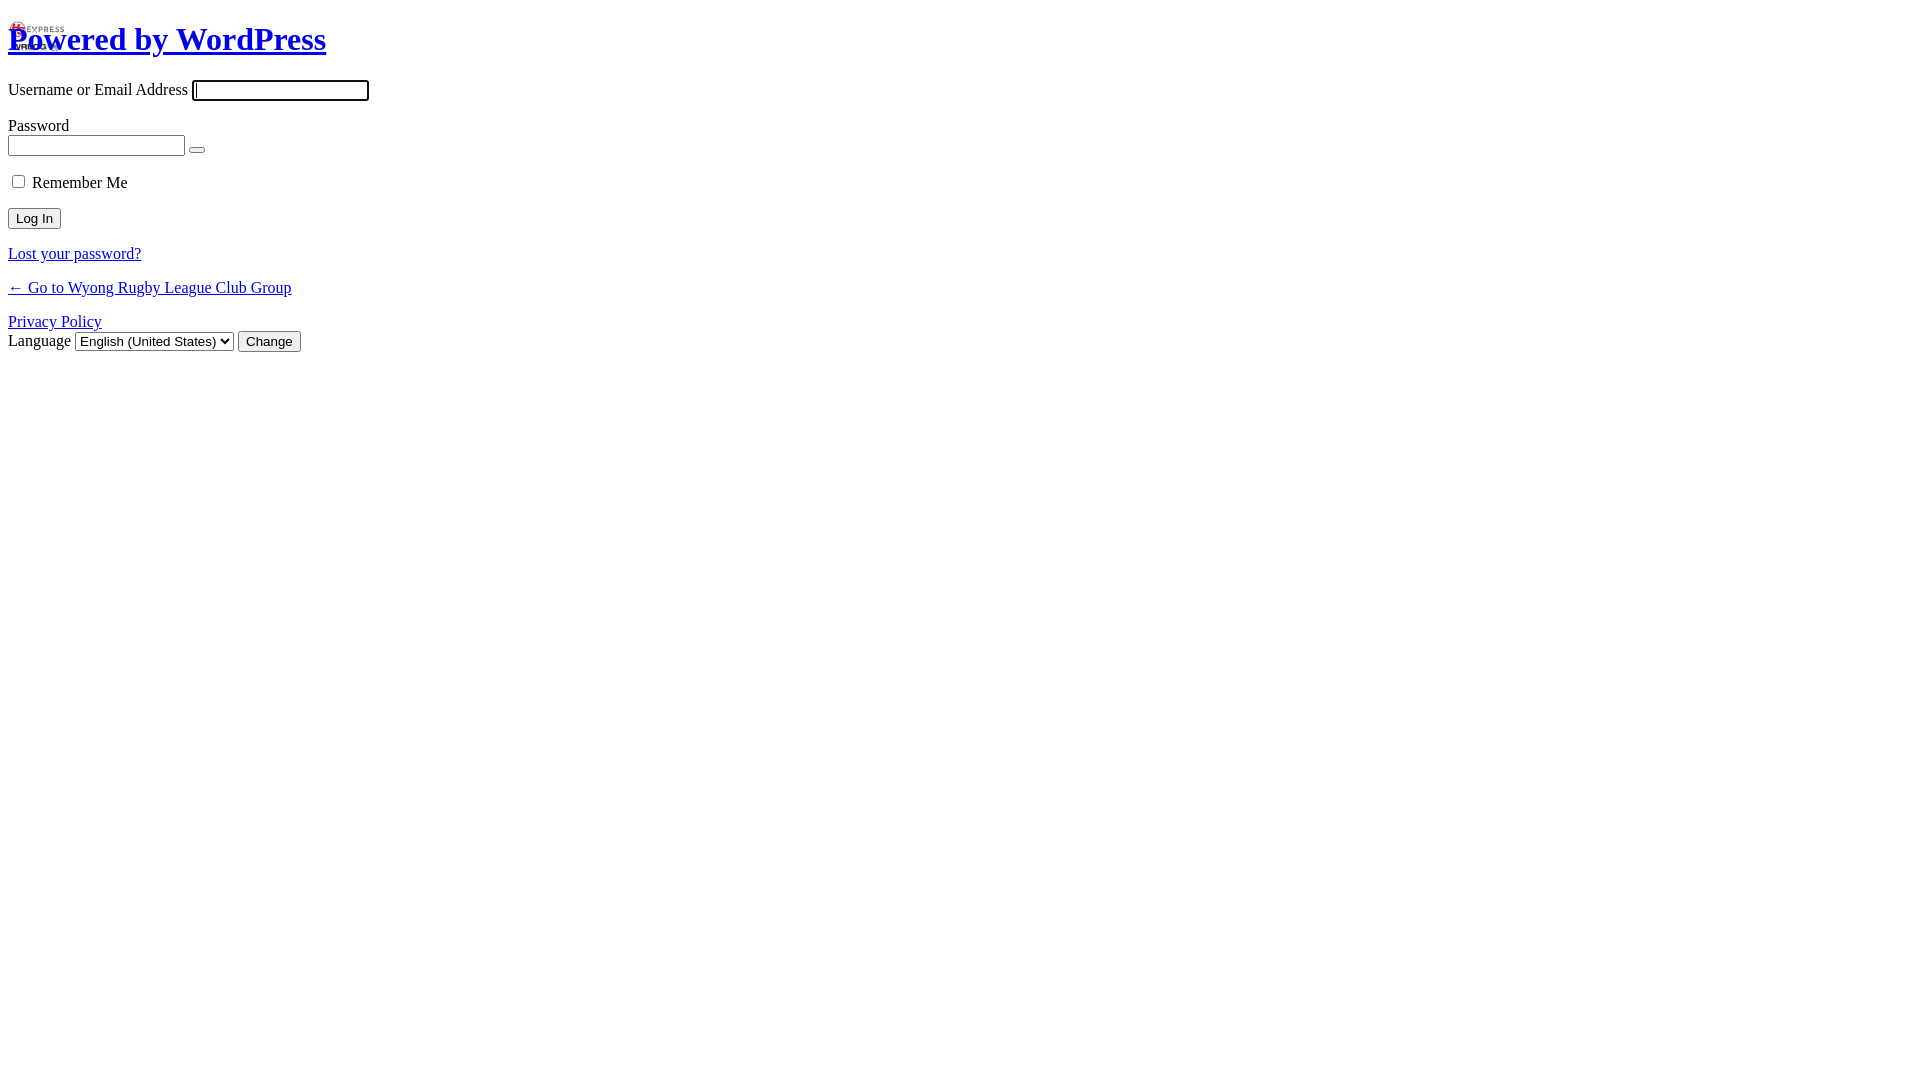 The height and width of the screenshot is (1080, 1920). What do you see at coordinates (8, 218) in the screenshot?
I see `'Log In'` at bounding box center [8, 218].